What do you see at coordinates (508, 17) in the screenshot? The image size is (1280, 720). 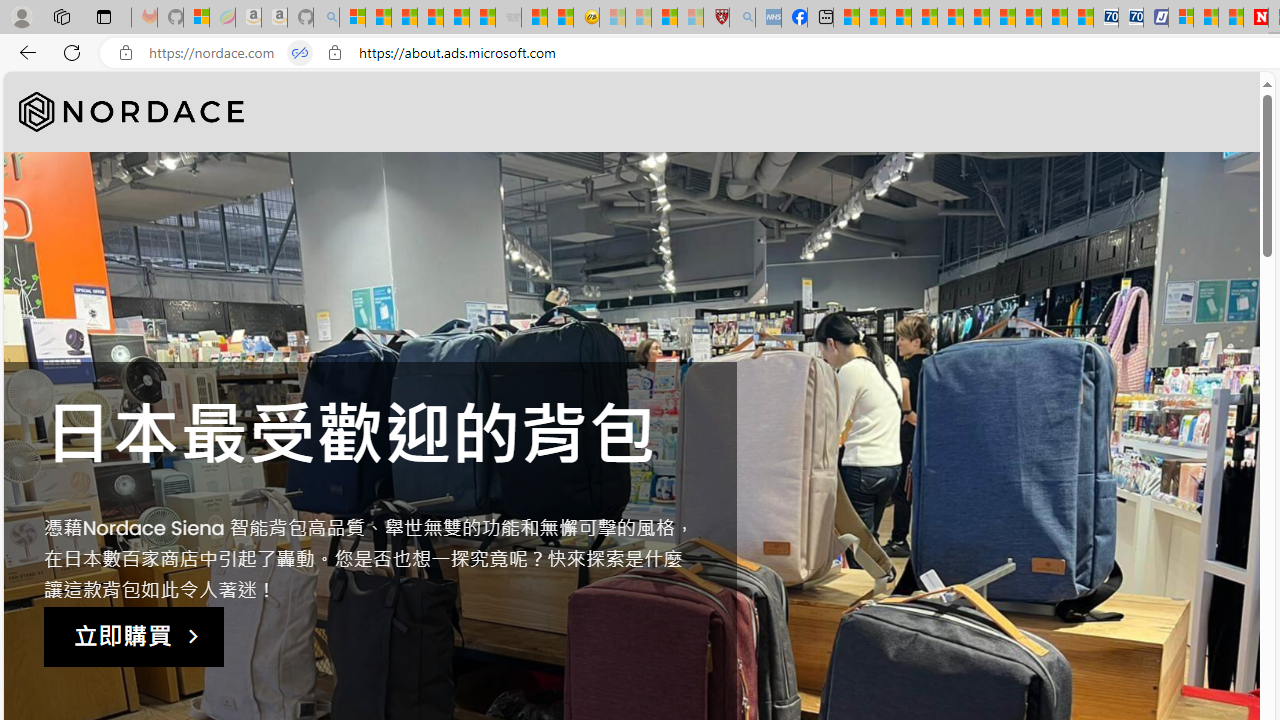 I see `'Combat Siege - Sleeping'` at bounding box center [508, 17].